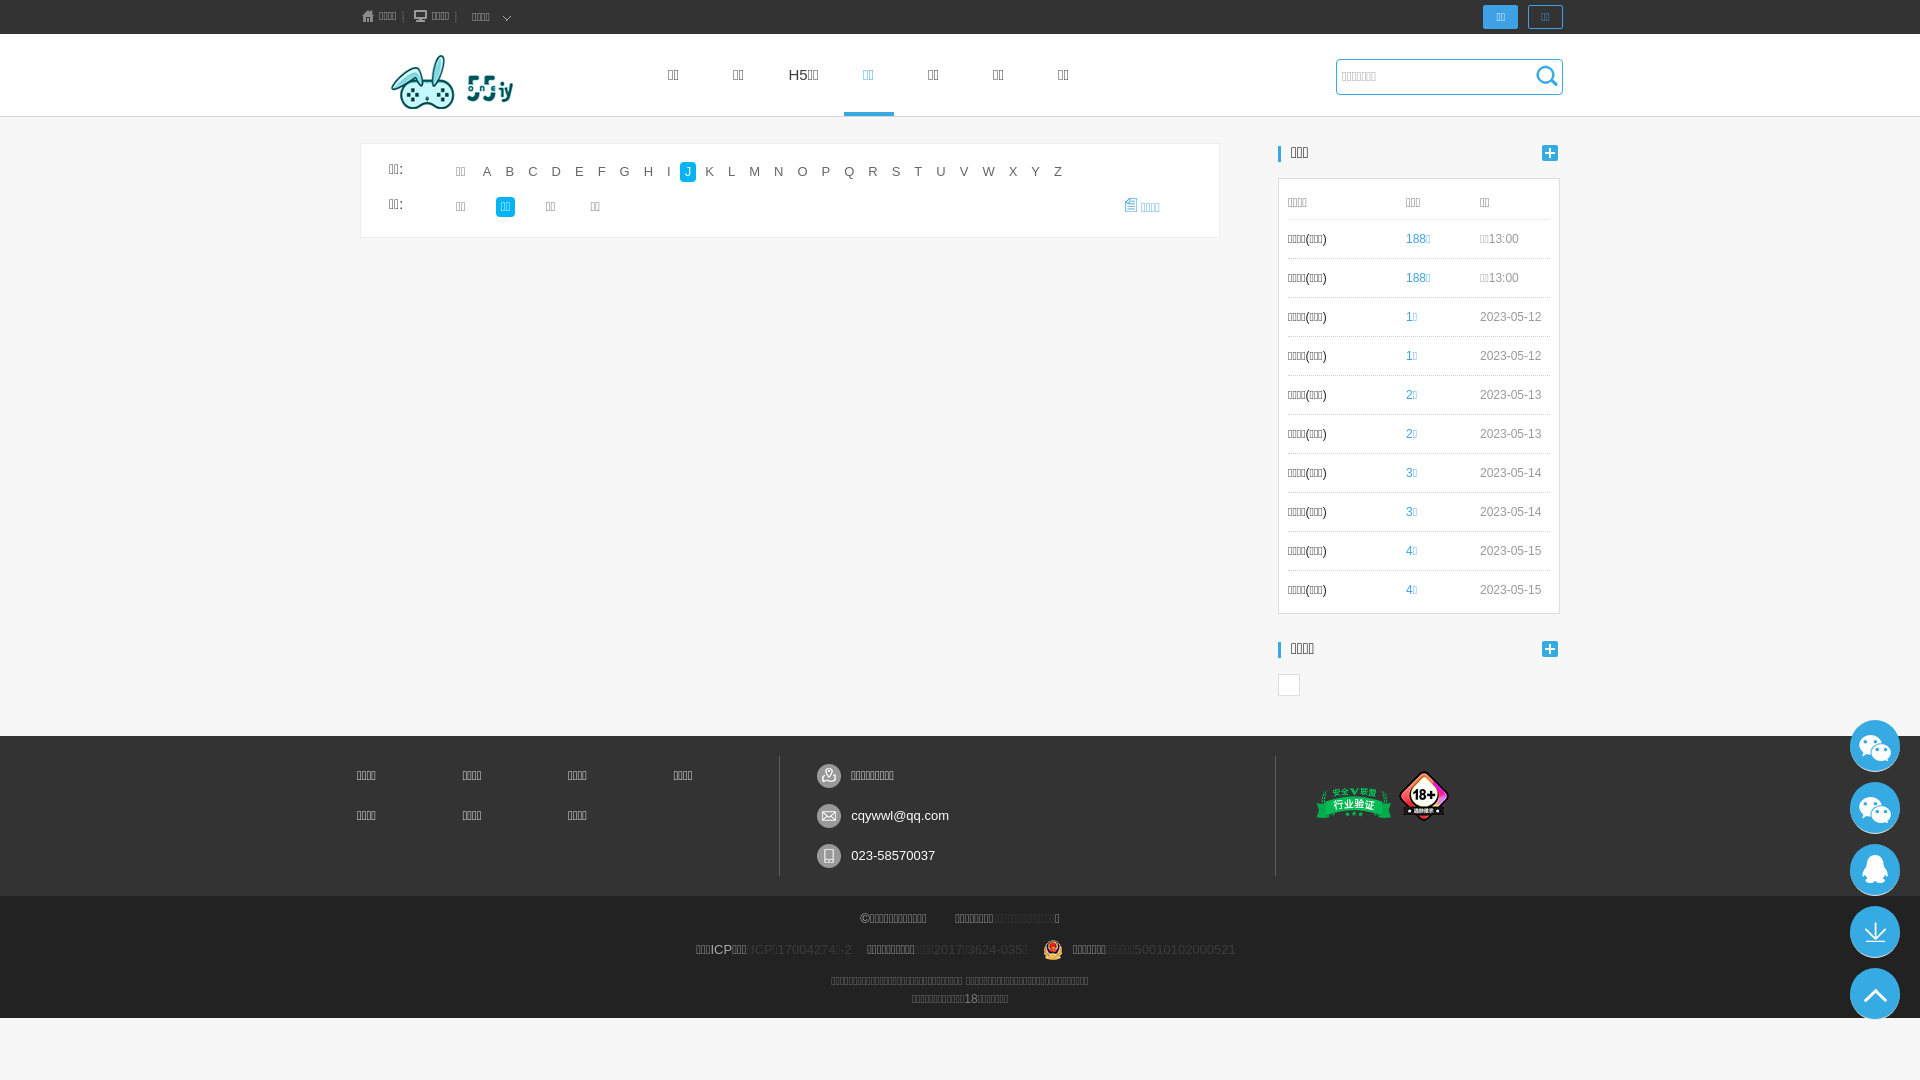  Describe the element at coordinates (623, 171) in the screenshot. I see `'G'` at that location.